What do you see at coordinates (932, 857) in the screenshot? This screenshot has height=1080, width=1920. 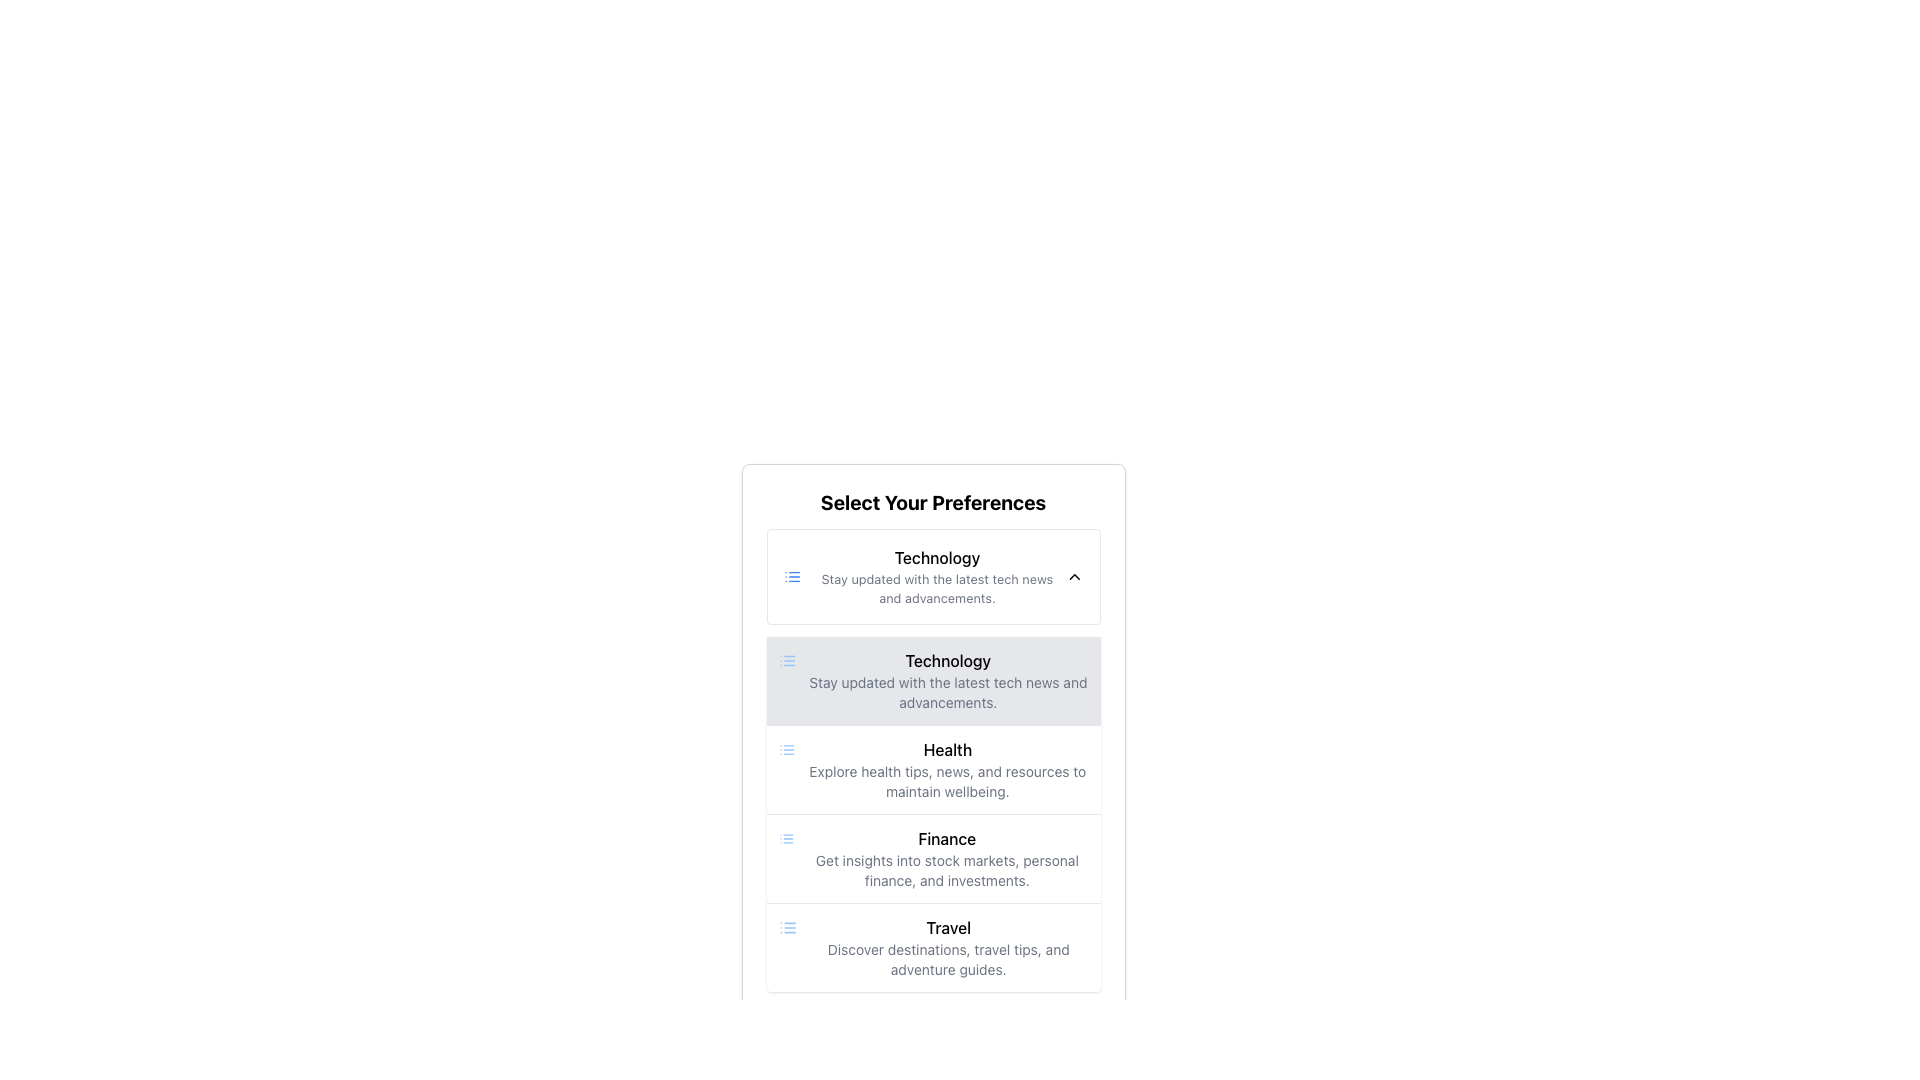 I see `the selectable list item titled 'Finance', which is the third item in a vertically stacked list, visually separated with padding and a hover effect` at bounding box center [932, 857].